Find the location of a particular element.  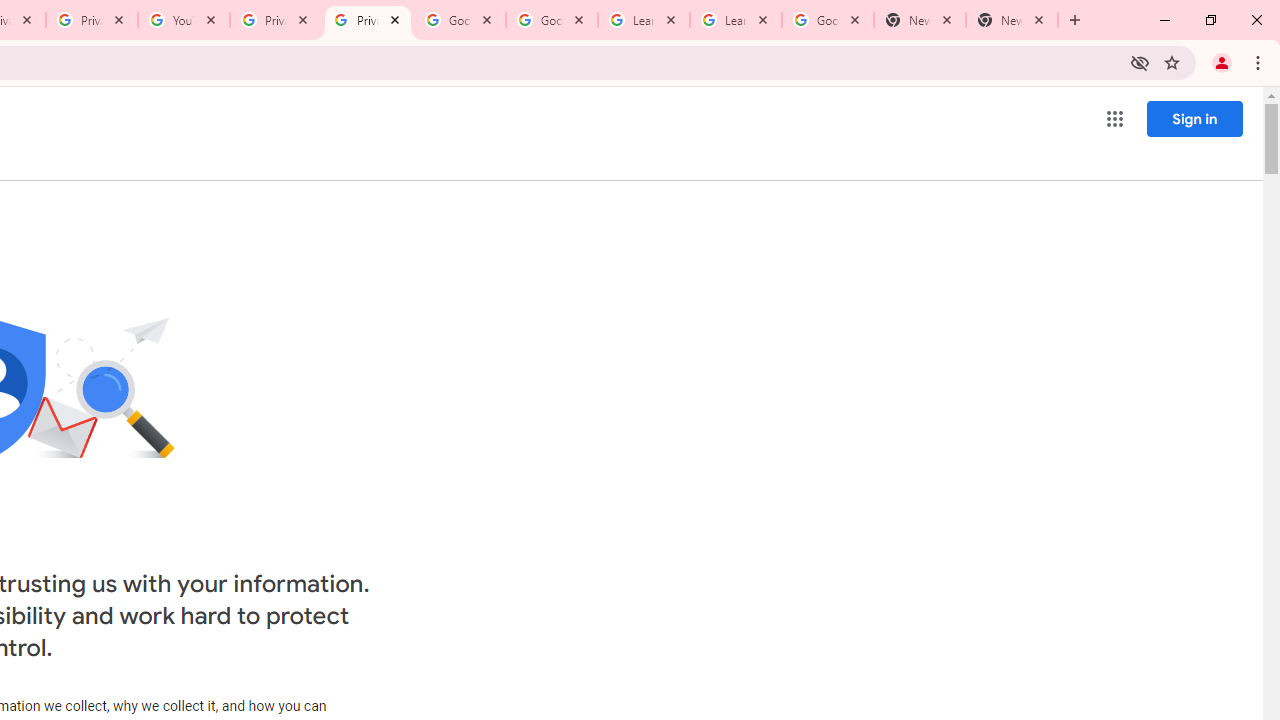

'New Tab' is located at coordinates (919, 20).